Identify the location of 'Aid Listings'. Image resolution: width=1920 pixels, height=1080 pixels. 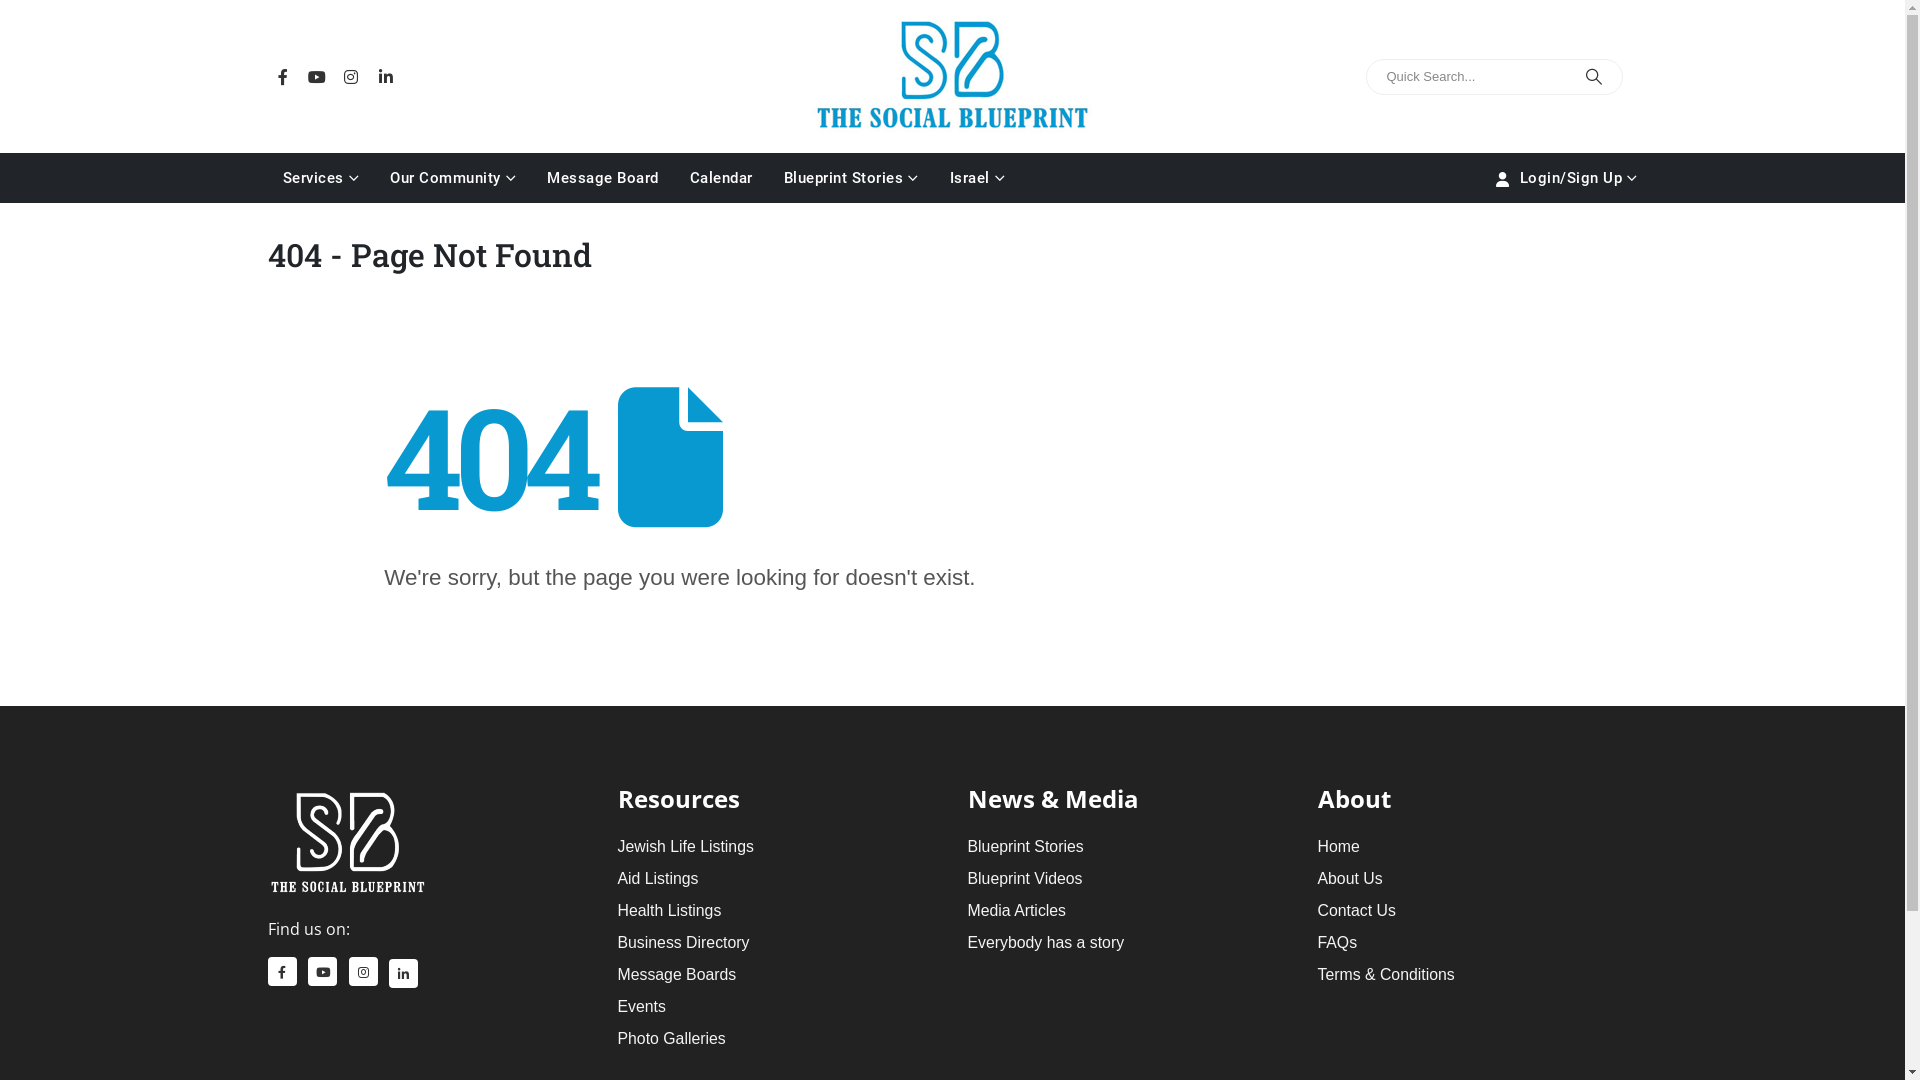
(658, 877).